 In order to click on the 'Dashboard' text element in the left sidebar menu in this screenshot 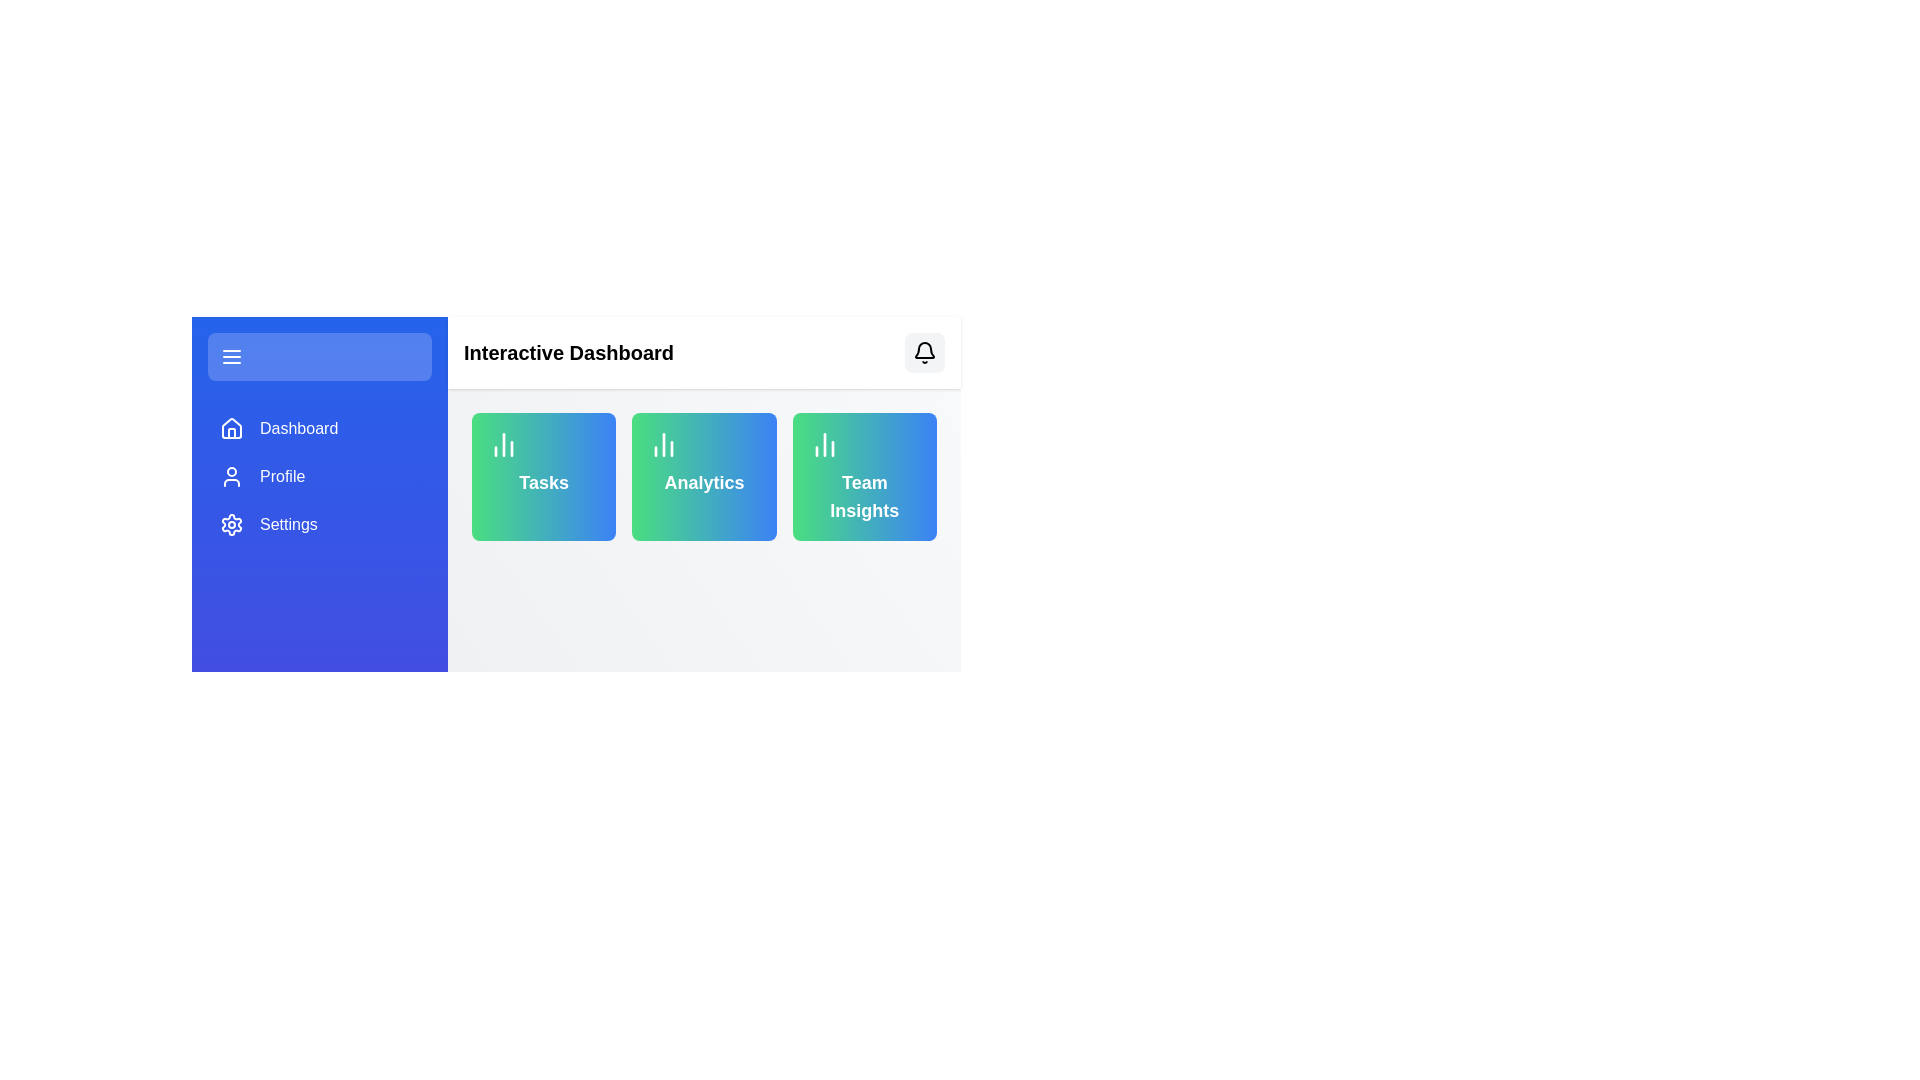, I will do `click(298, 427)`.